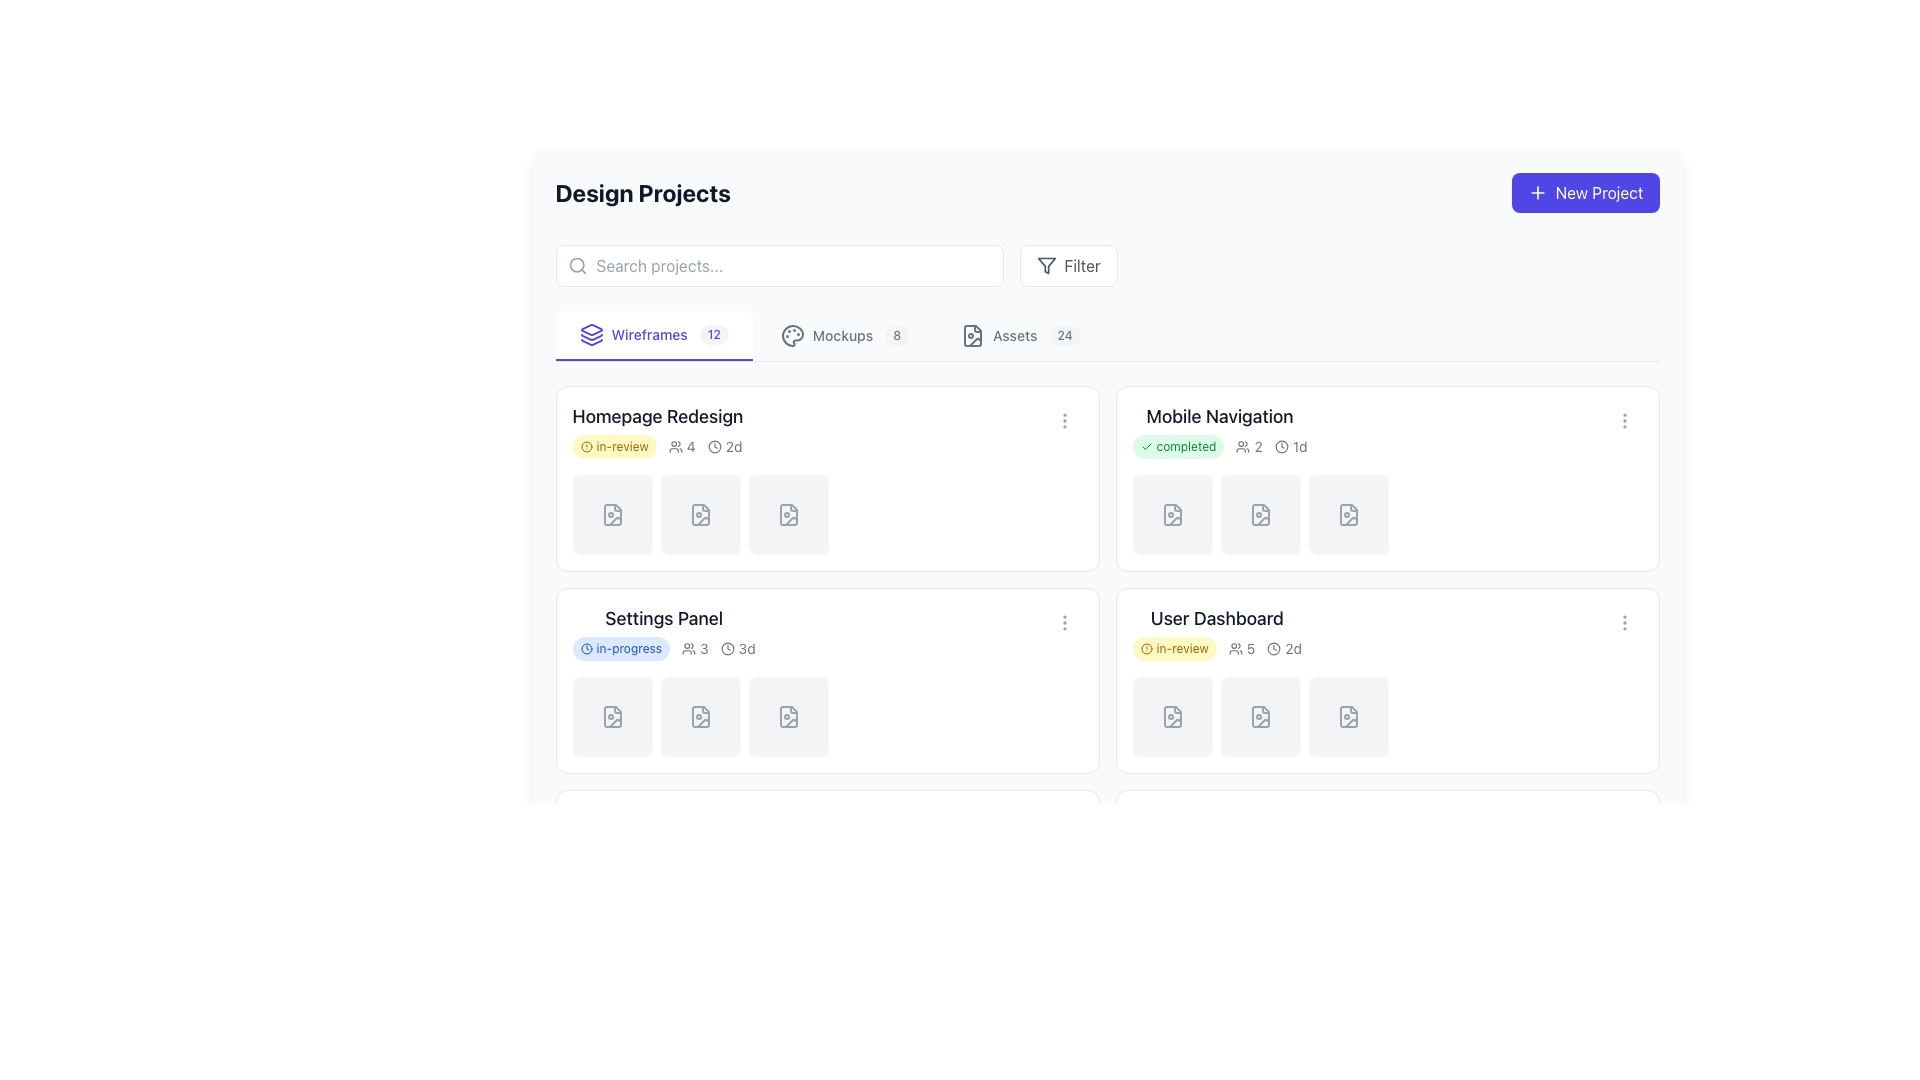  What do you see at coordinates (1259, 514) in the screenshot?
I see `the file placeholder icon located under the 'Wireframes' tab, which is the third icon in the Mobile Navigation section's grid layout` at bounding box center [1259, 514].